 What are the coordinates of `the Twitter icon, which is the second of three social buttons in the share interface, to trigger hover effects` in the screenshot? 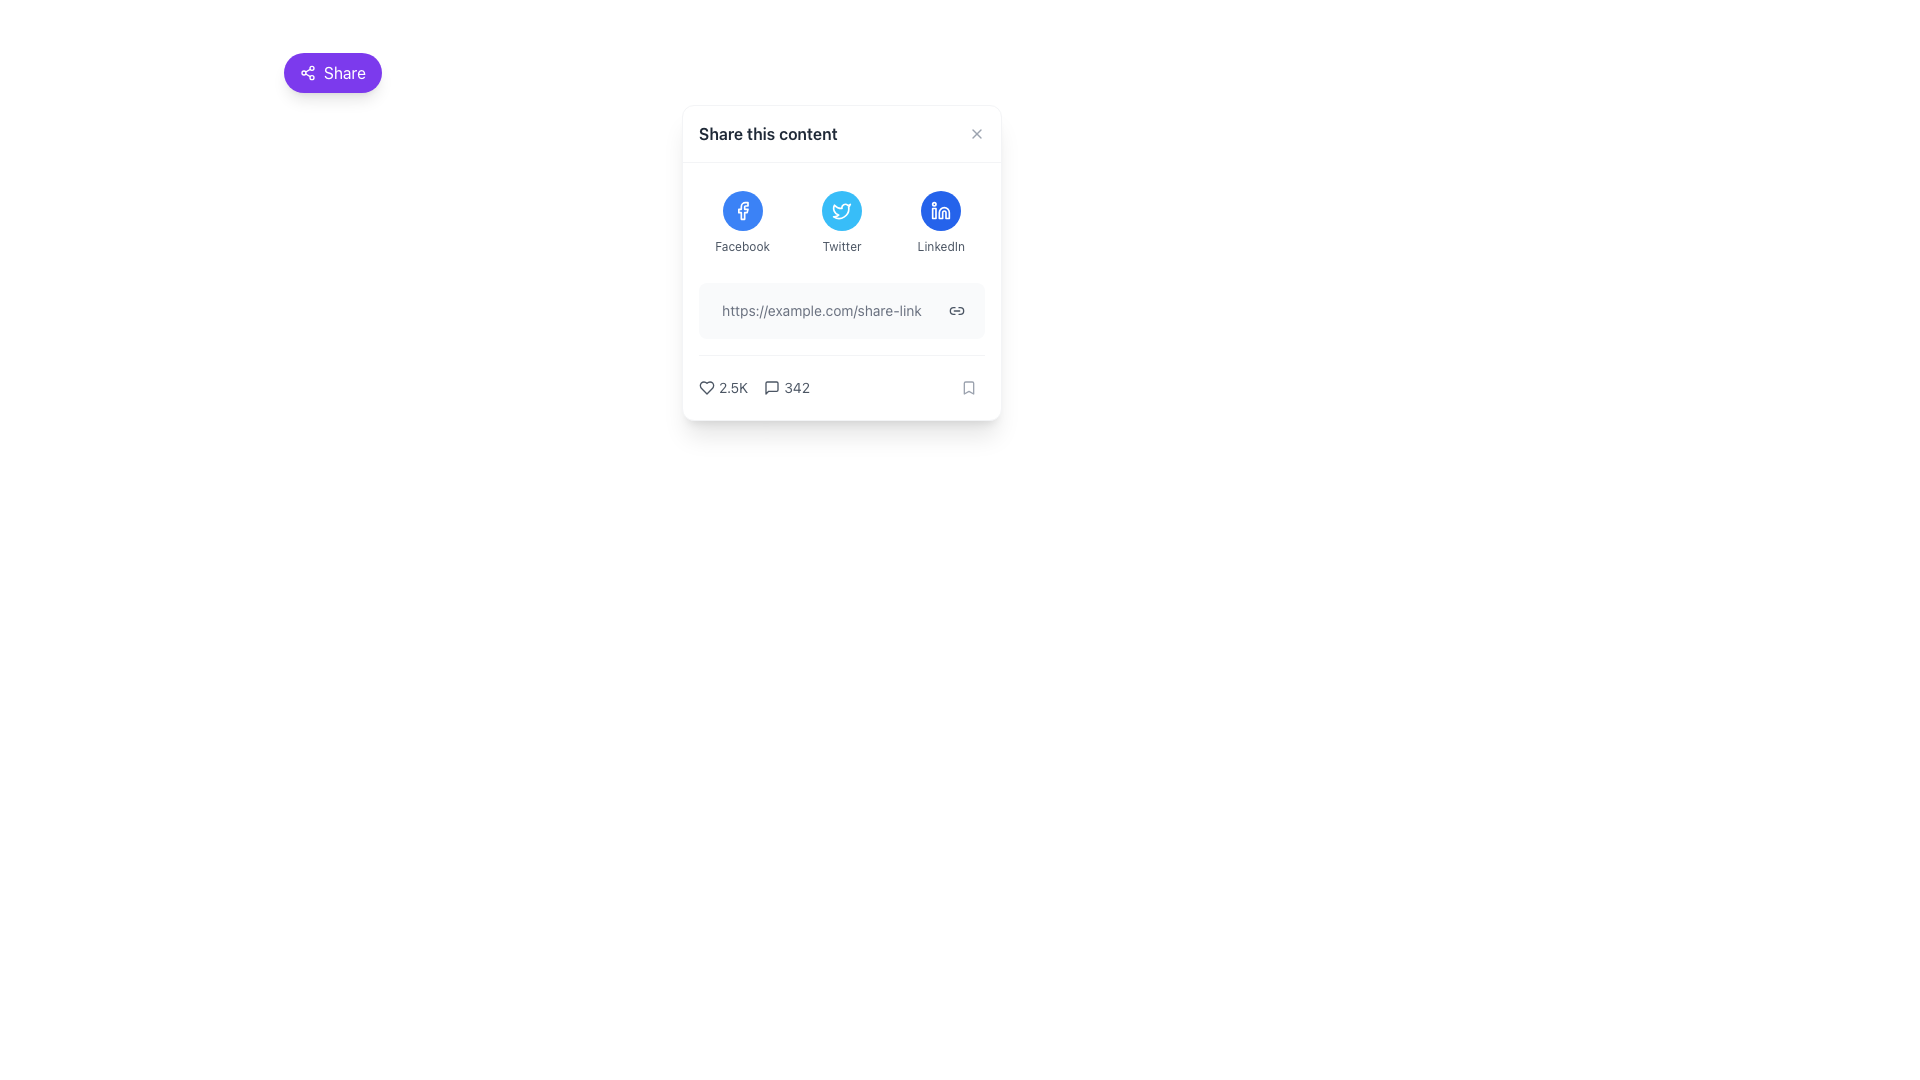 It's located at (841, 211).